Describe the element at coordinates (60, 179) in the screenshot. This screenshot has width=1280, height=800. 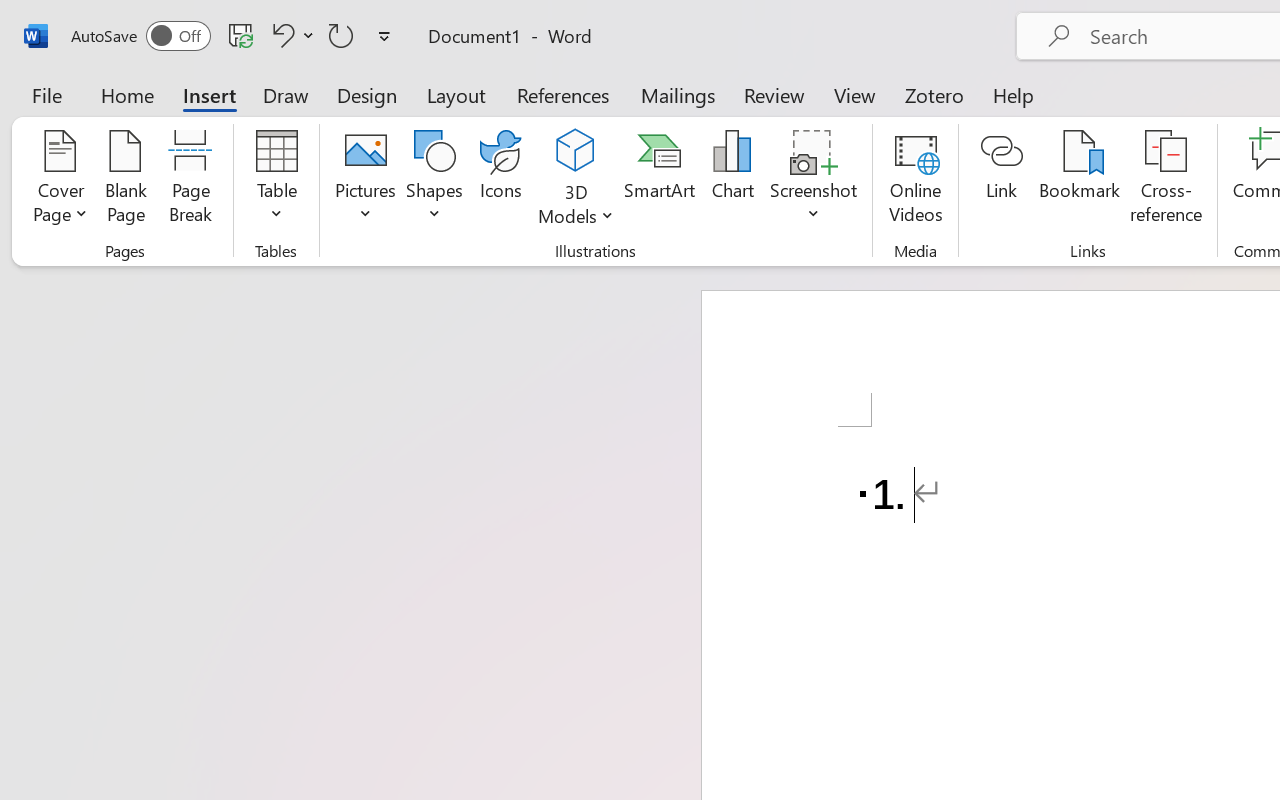
I see `'Cover Page'` at that location.